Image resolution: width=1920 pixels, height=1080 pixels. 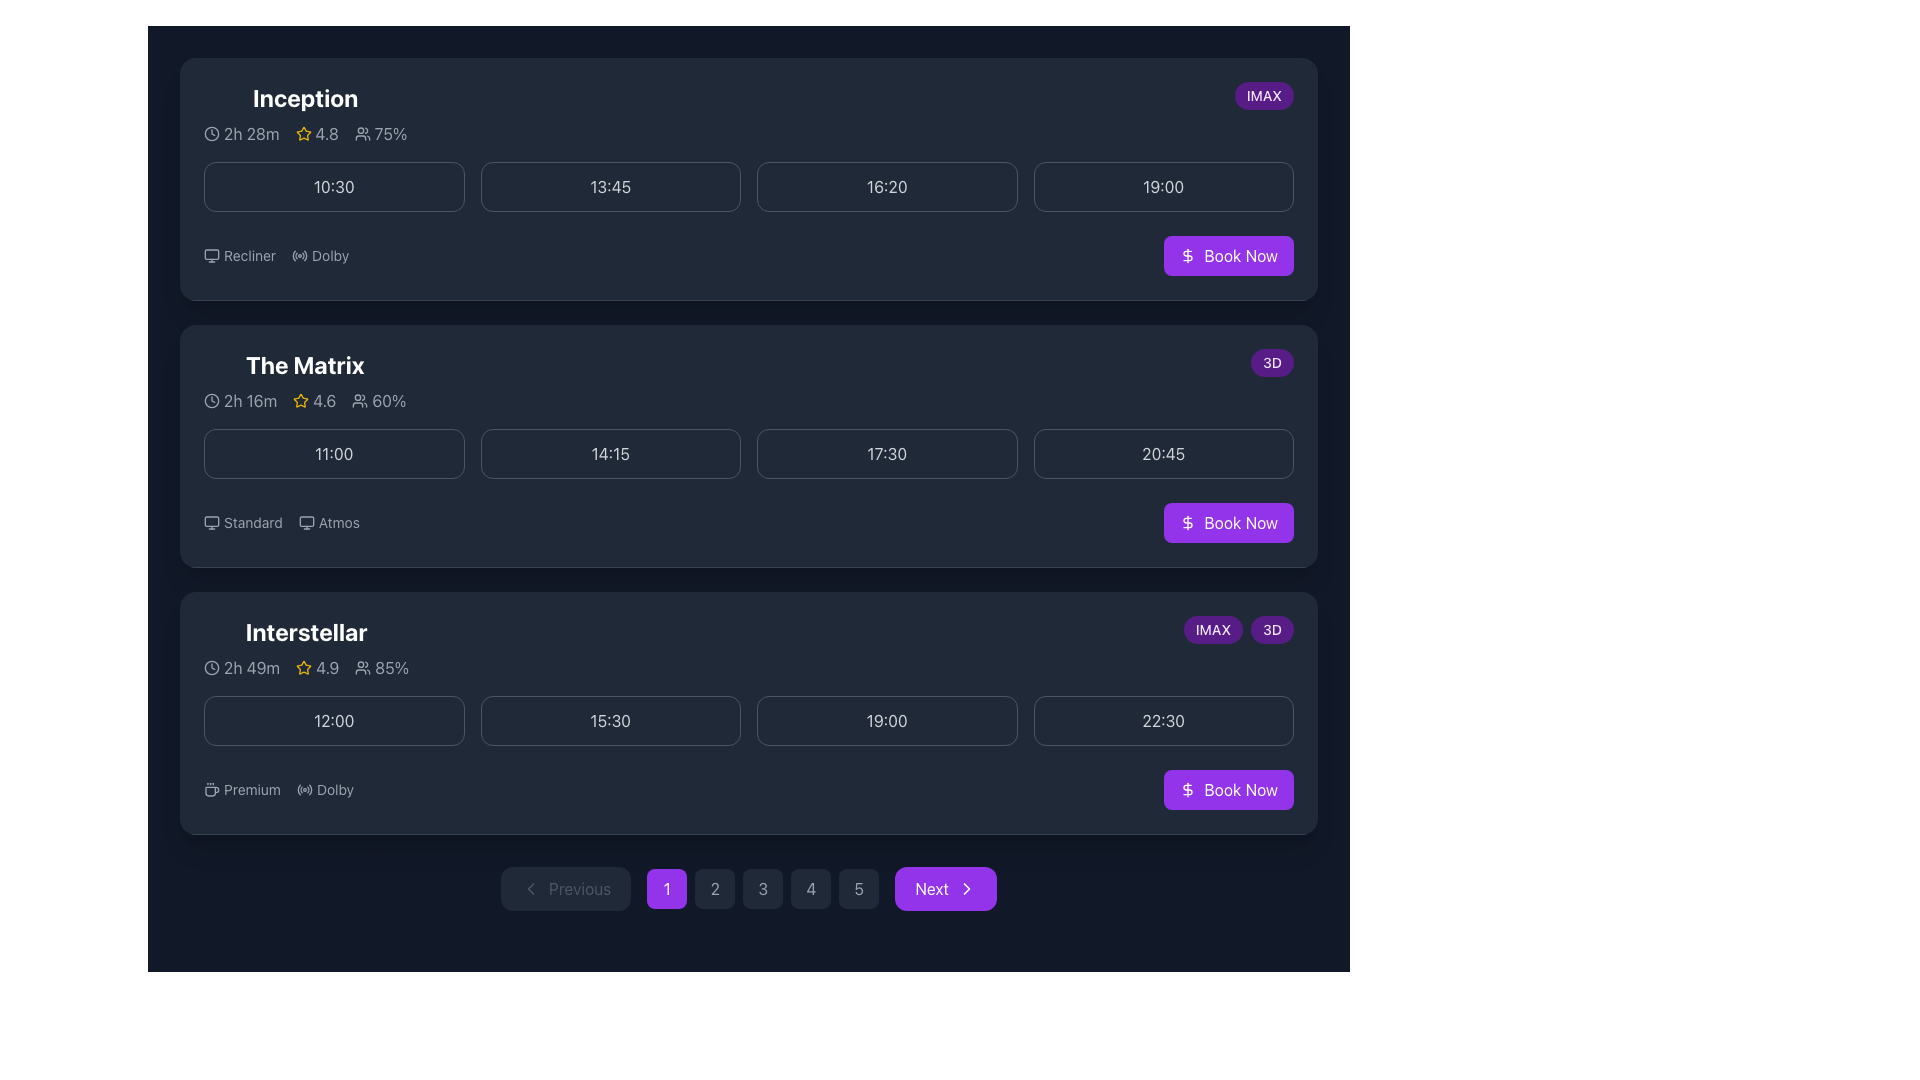 I want to click on the rating icon that visually indicates quality, located to the left of the numerical rating text '4.8', so click(x=302, y=134).